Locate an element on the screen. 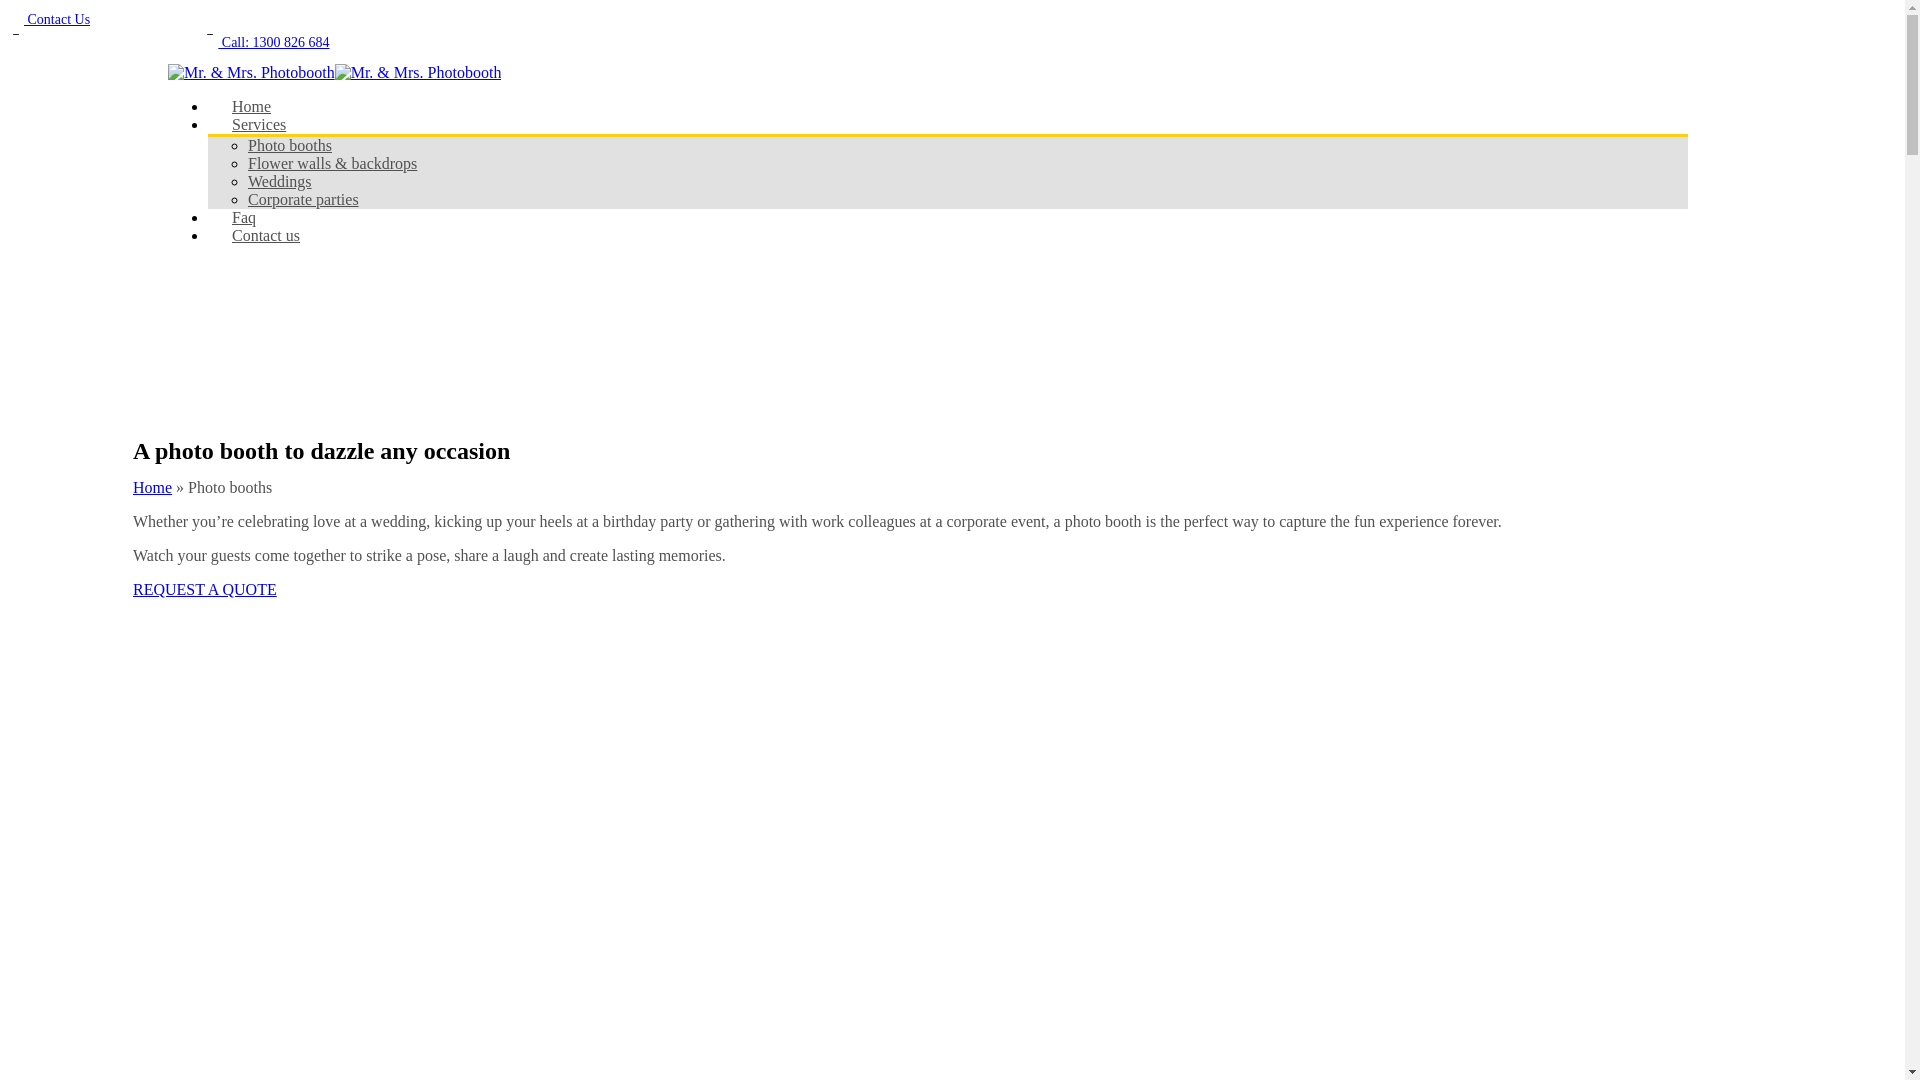 This screenshot has width=1920, height=1080. 'Corporate parties' is located at coordinates (302, 199).